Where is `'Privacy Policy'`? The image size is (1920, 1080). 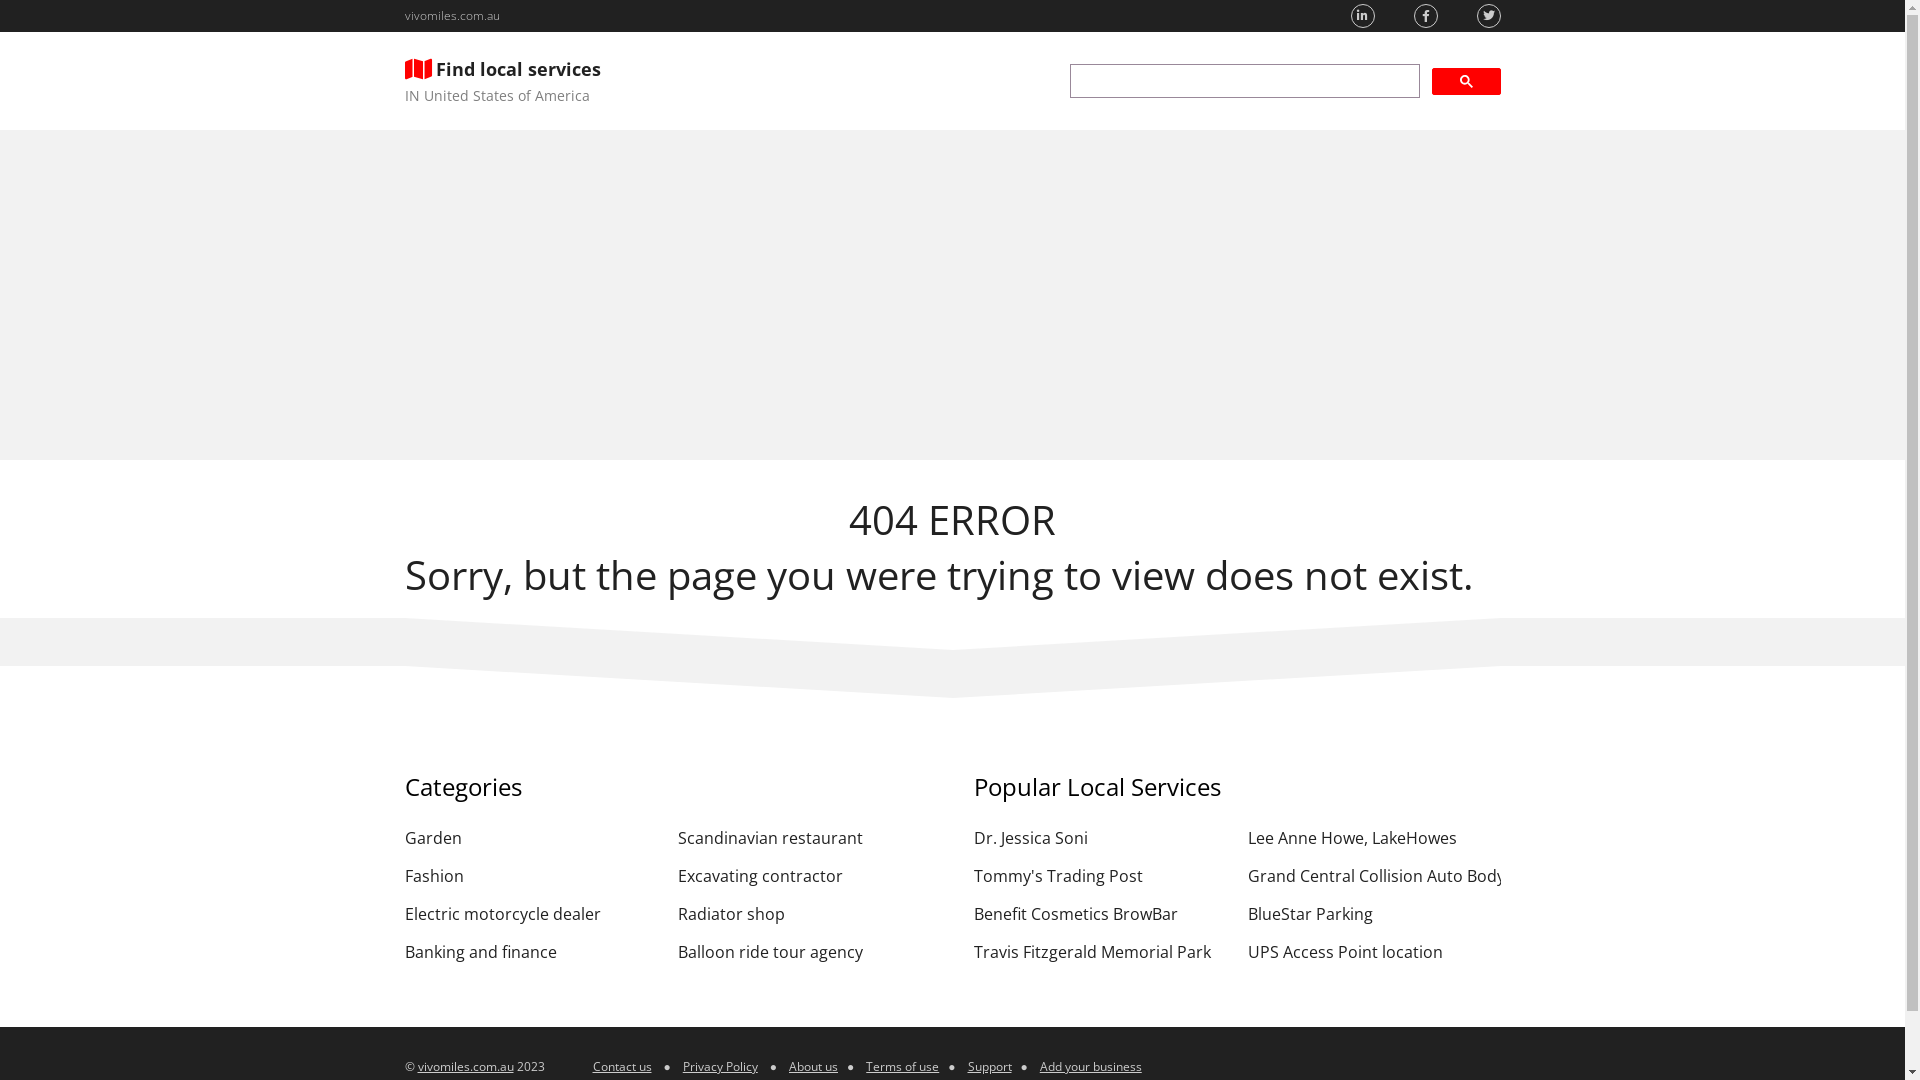 'Privacy Policy' is located at coordinates (720, 1065).